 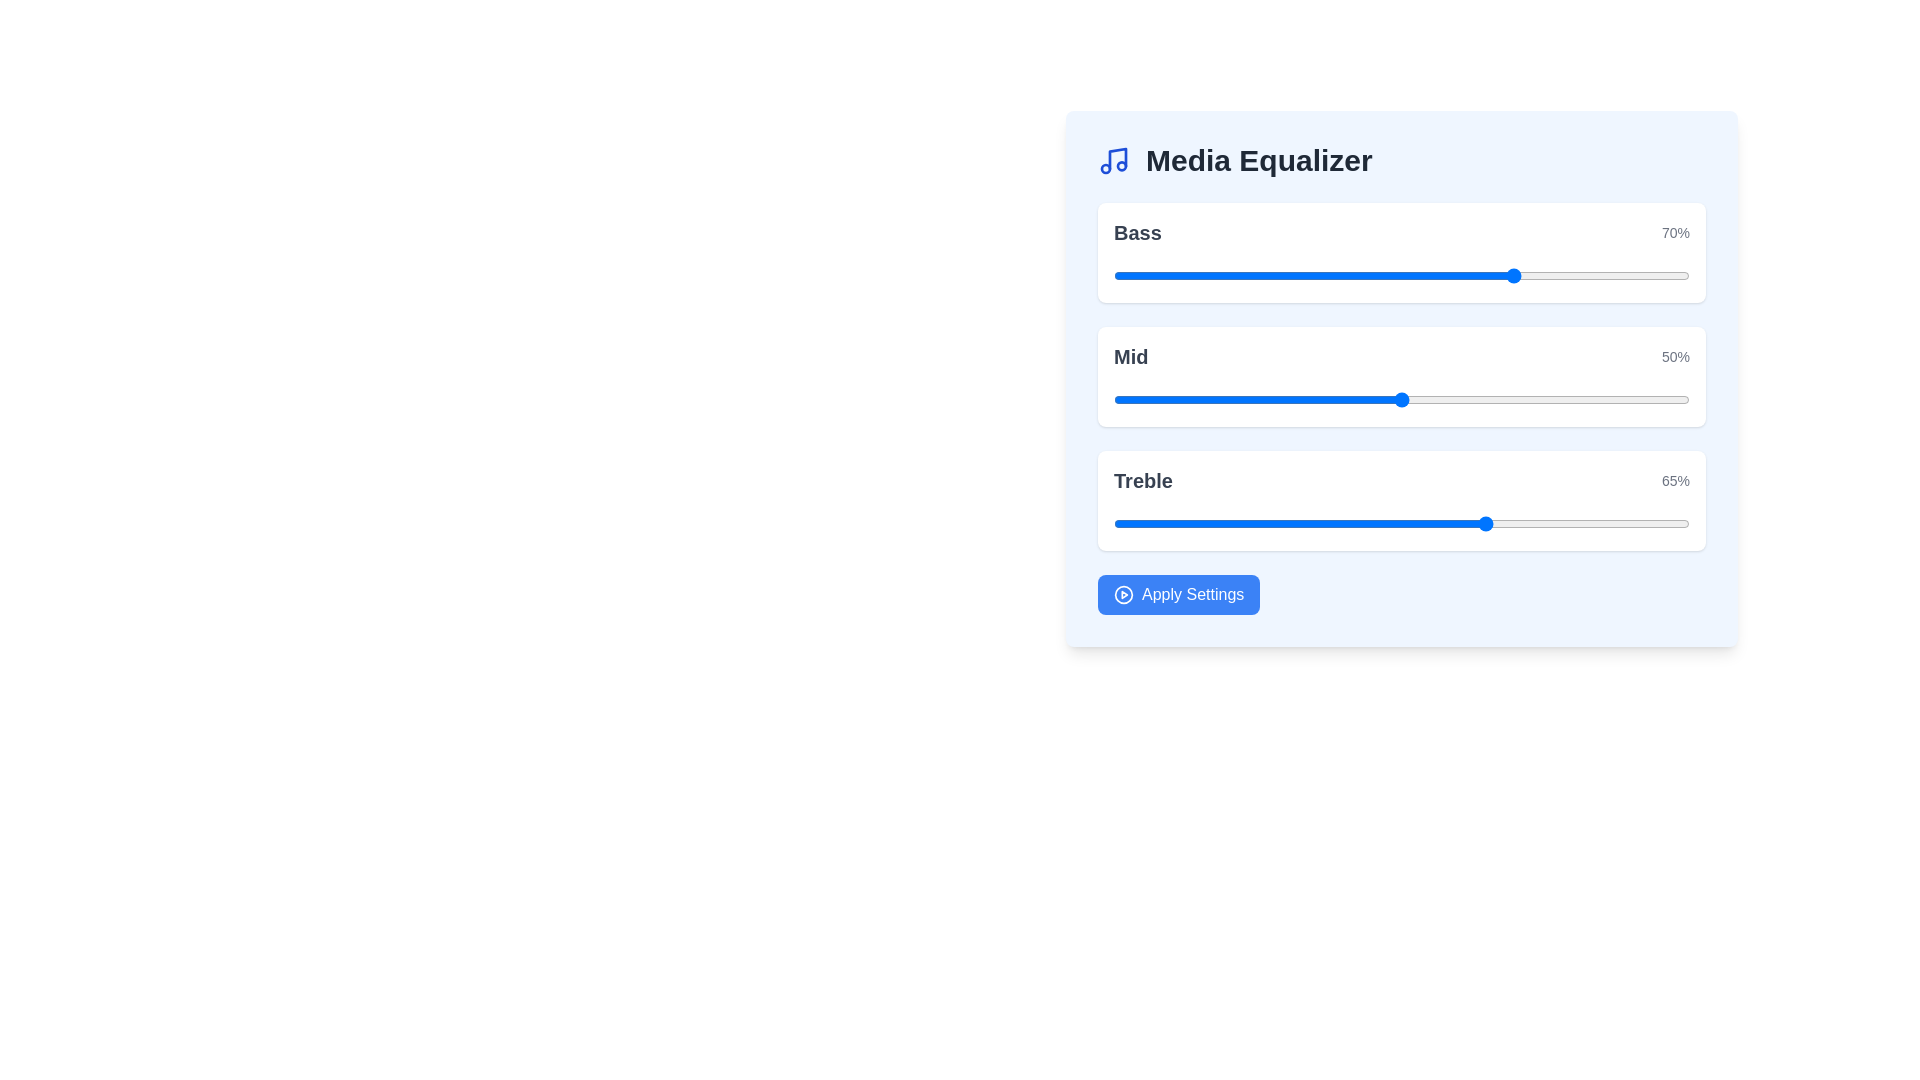 I want to click on the bass level, so click(x=1118, y=276).